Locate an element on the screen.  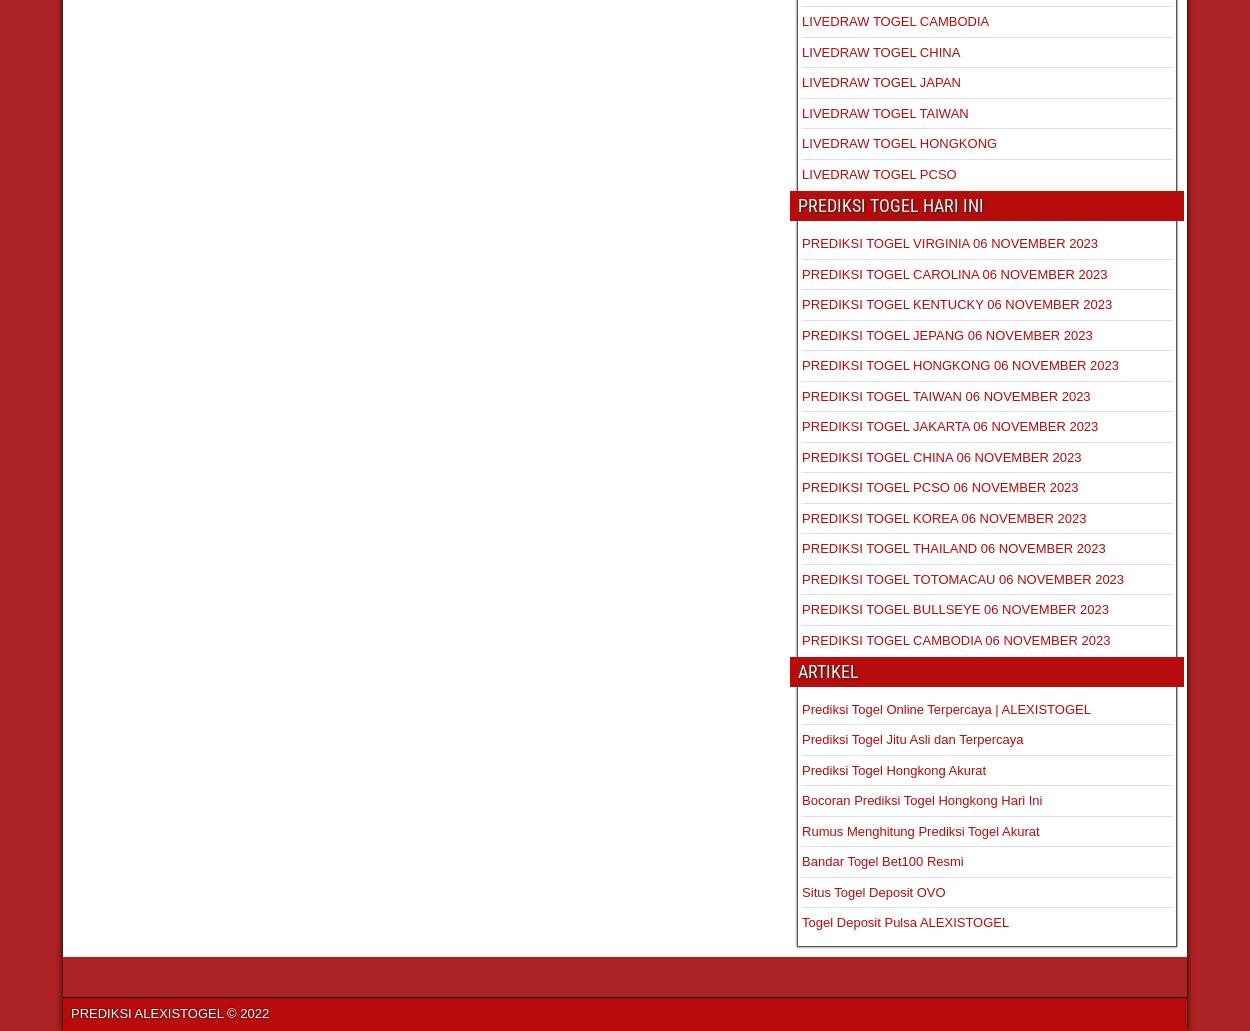
'Situs Togel Deposit OVO' is located at coordinates (872, 891).